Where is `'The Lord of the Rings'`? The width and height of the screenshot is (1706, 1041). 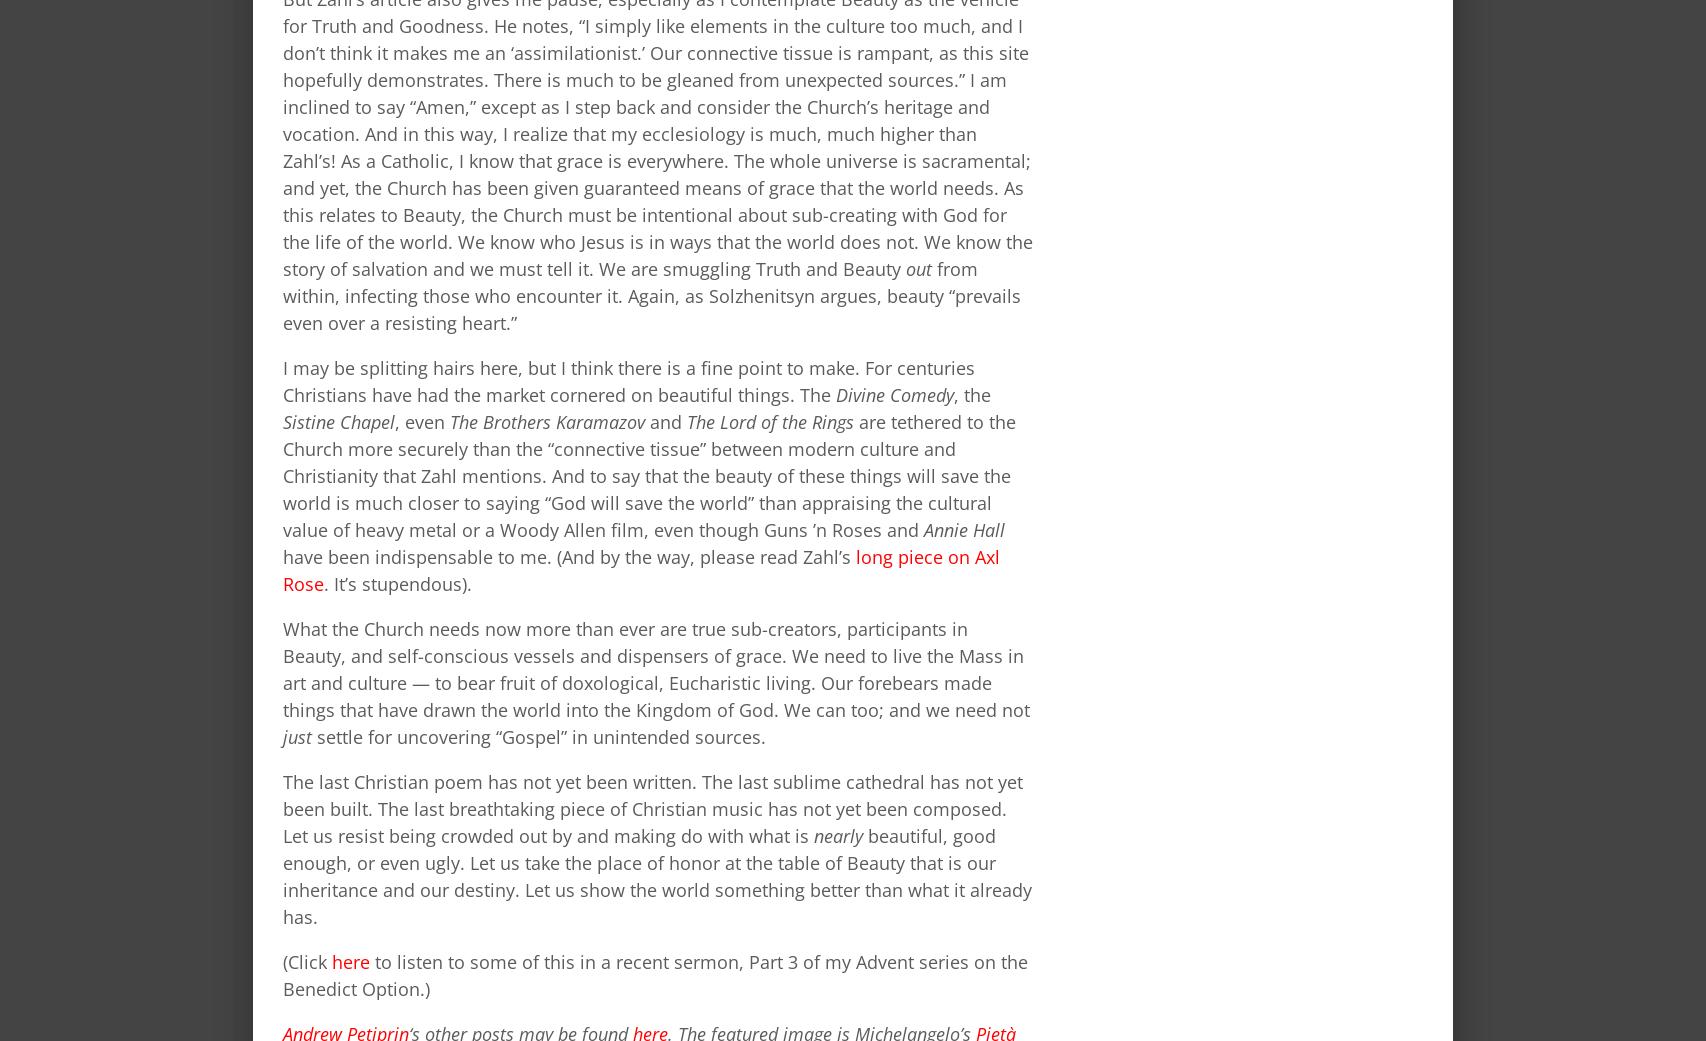
'The Lord of the Rings' is located at coordinates (686, 419).